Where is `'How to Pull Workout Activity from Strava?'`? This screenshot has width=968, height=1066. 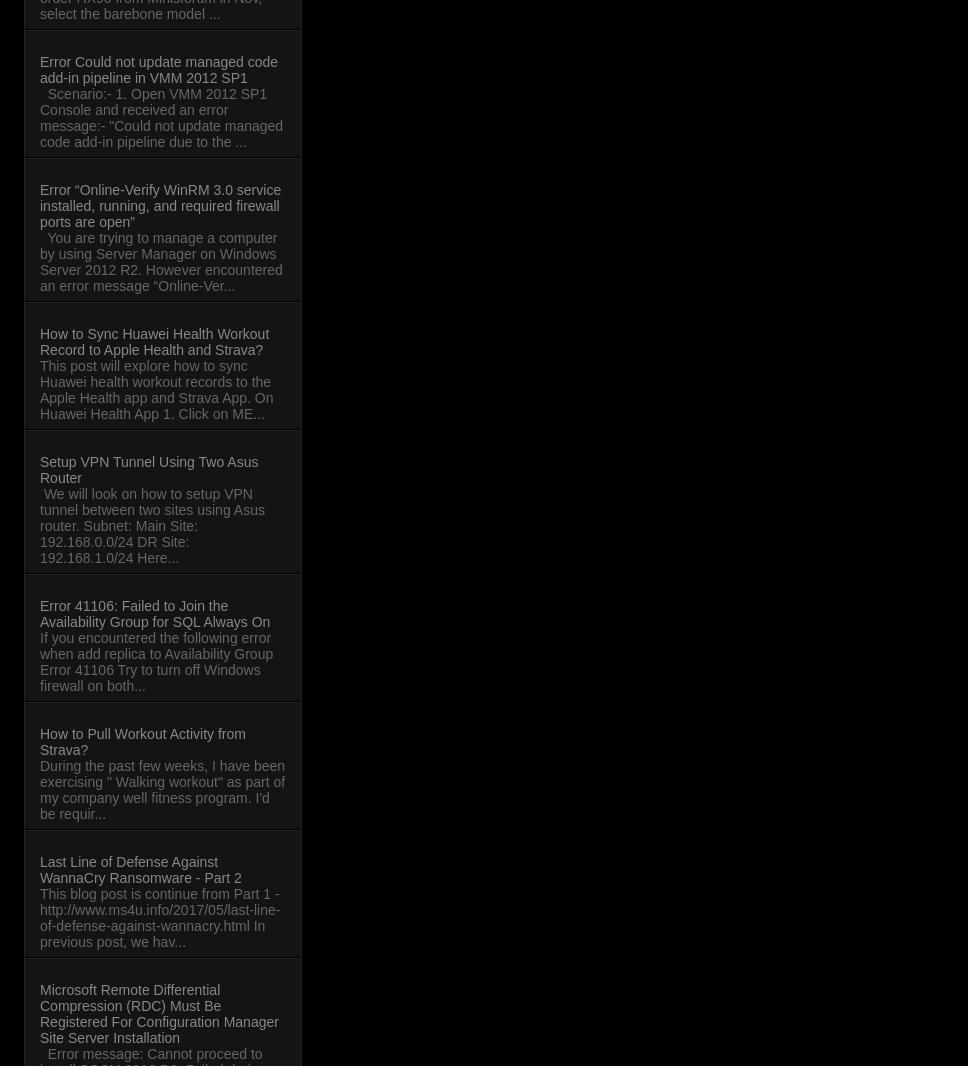 'How to Pull Workout Activity from Strava?' is located at coordinates (141, 741).